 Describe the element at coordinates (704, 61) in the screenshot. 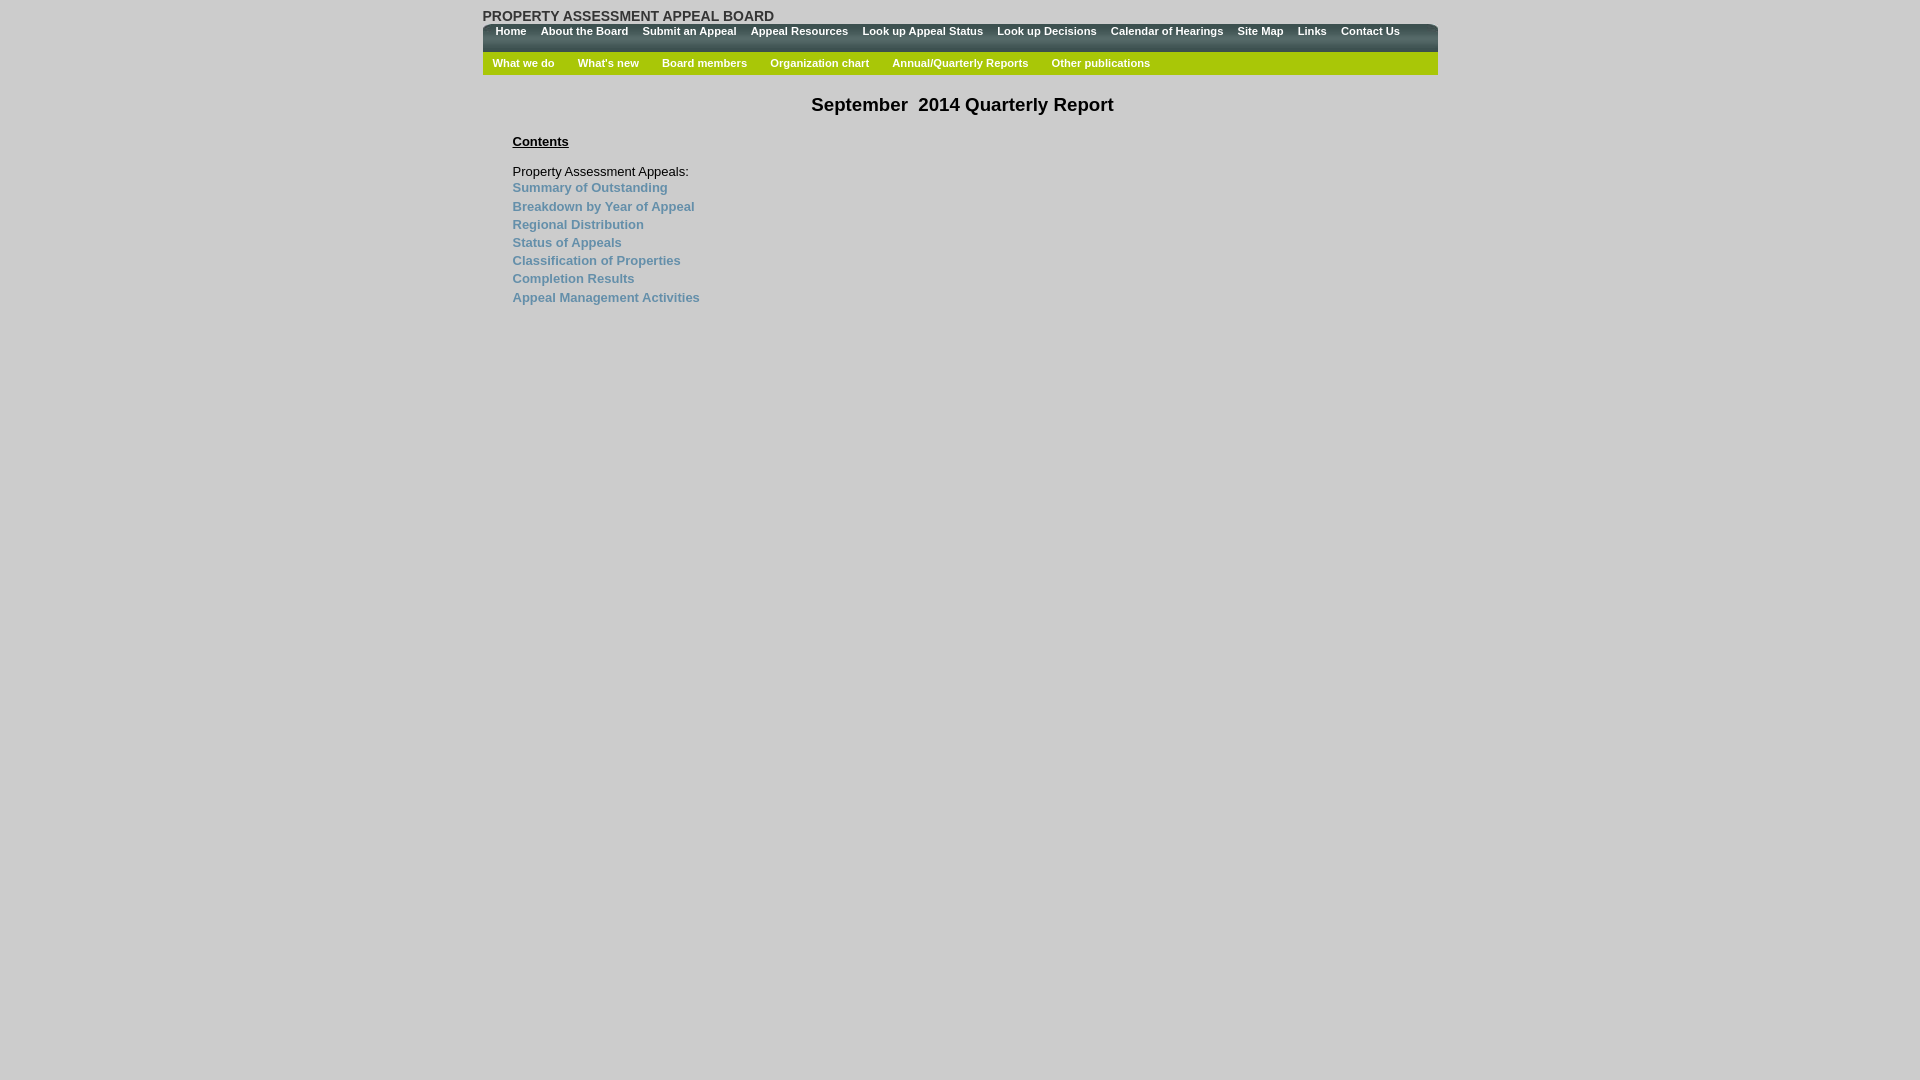

I see `'Board members'` at that location.